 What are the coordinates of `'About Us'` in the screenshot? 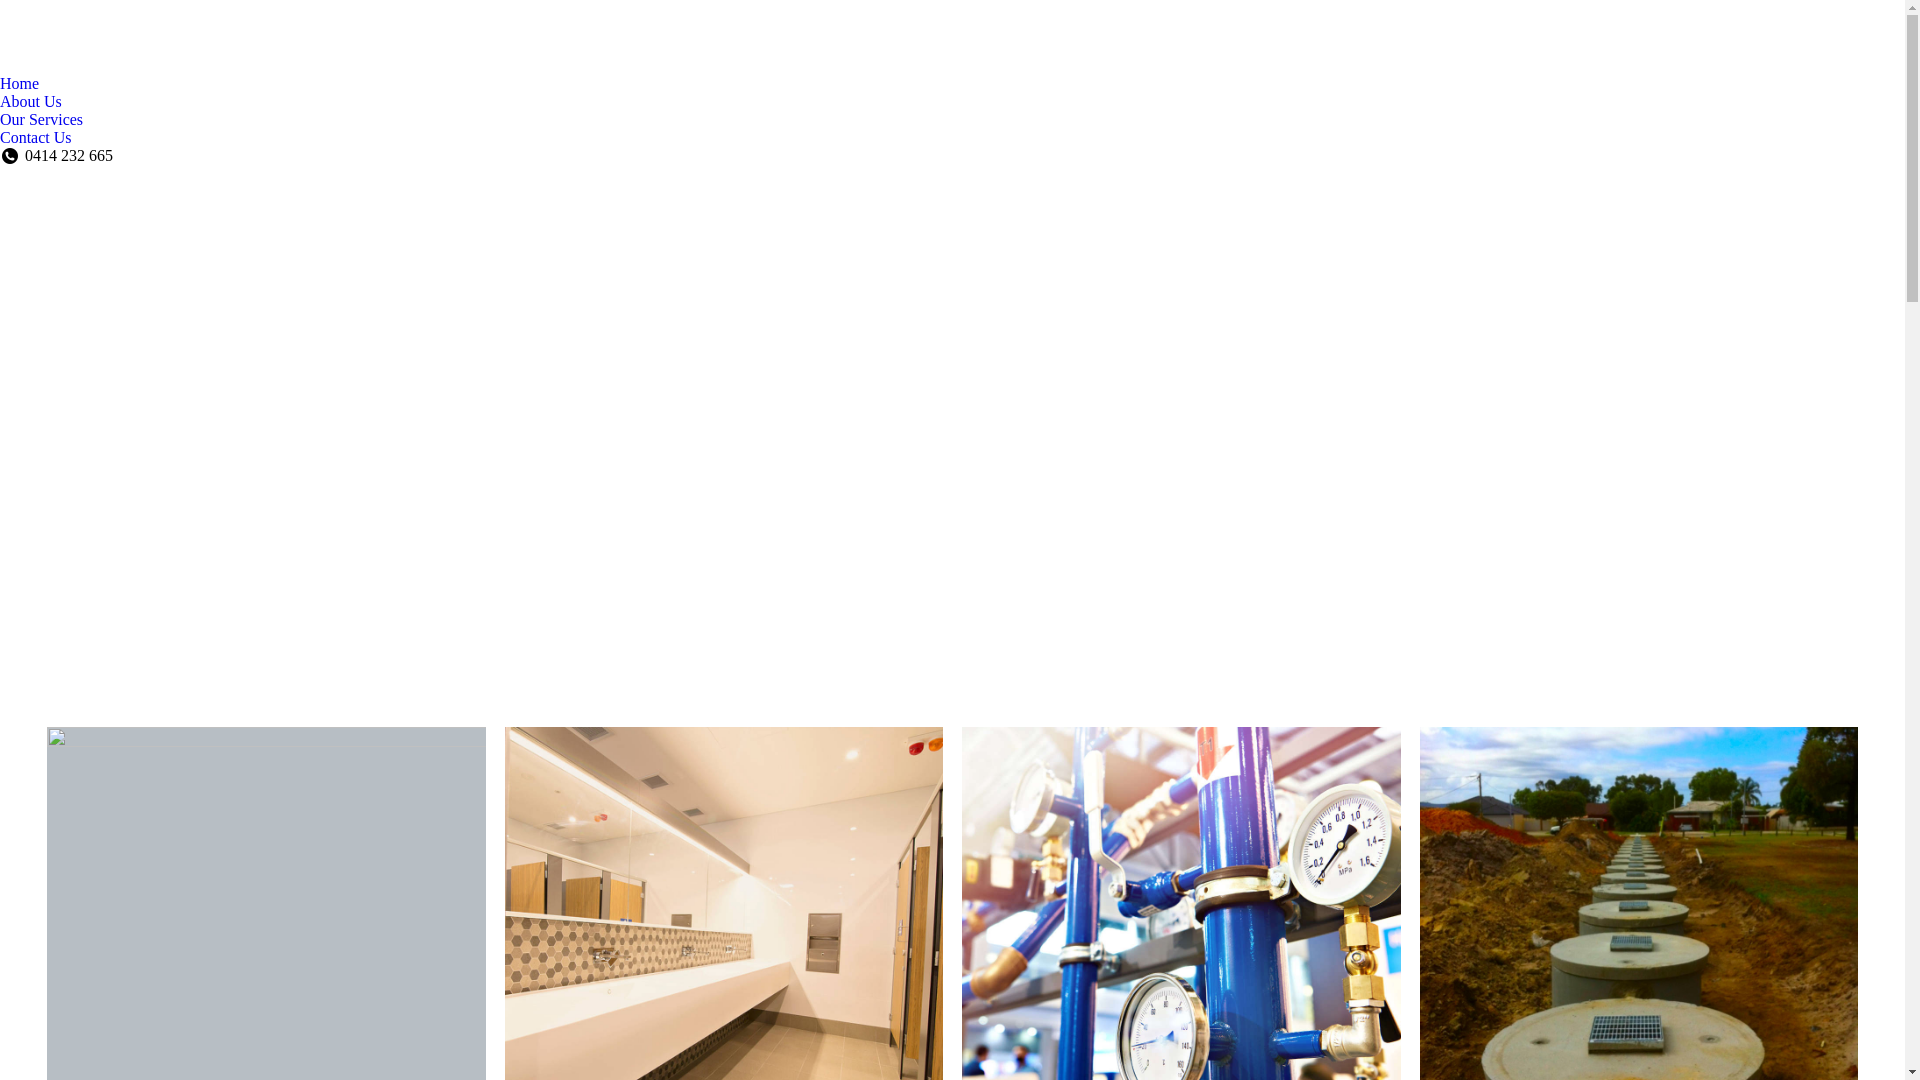 It's located at (30, 101).